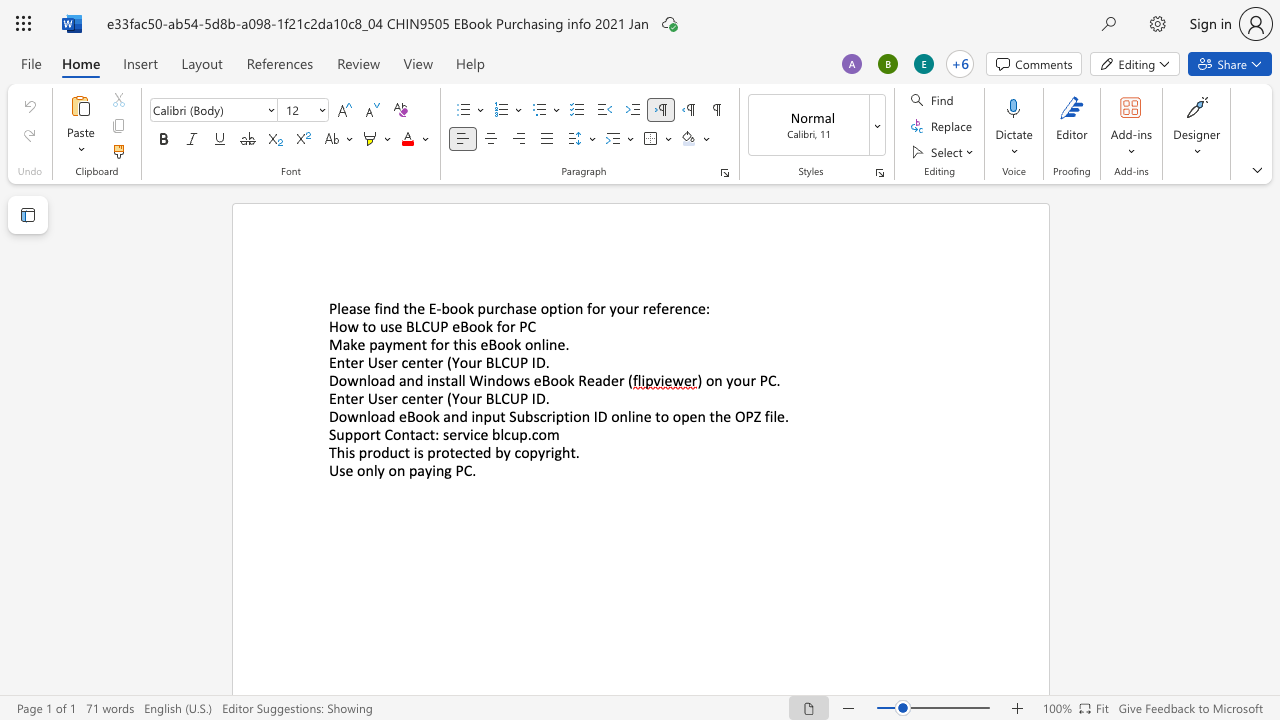  I want to click on the 1th character "o" in the text, so click(365, 433).